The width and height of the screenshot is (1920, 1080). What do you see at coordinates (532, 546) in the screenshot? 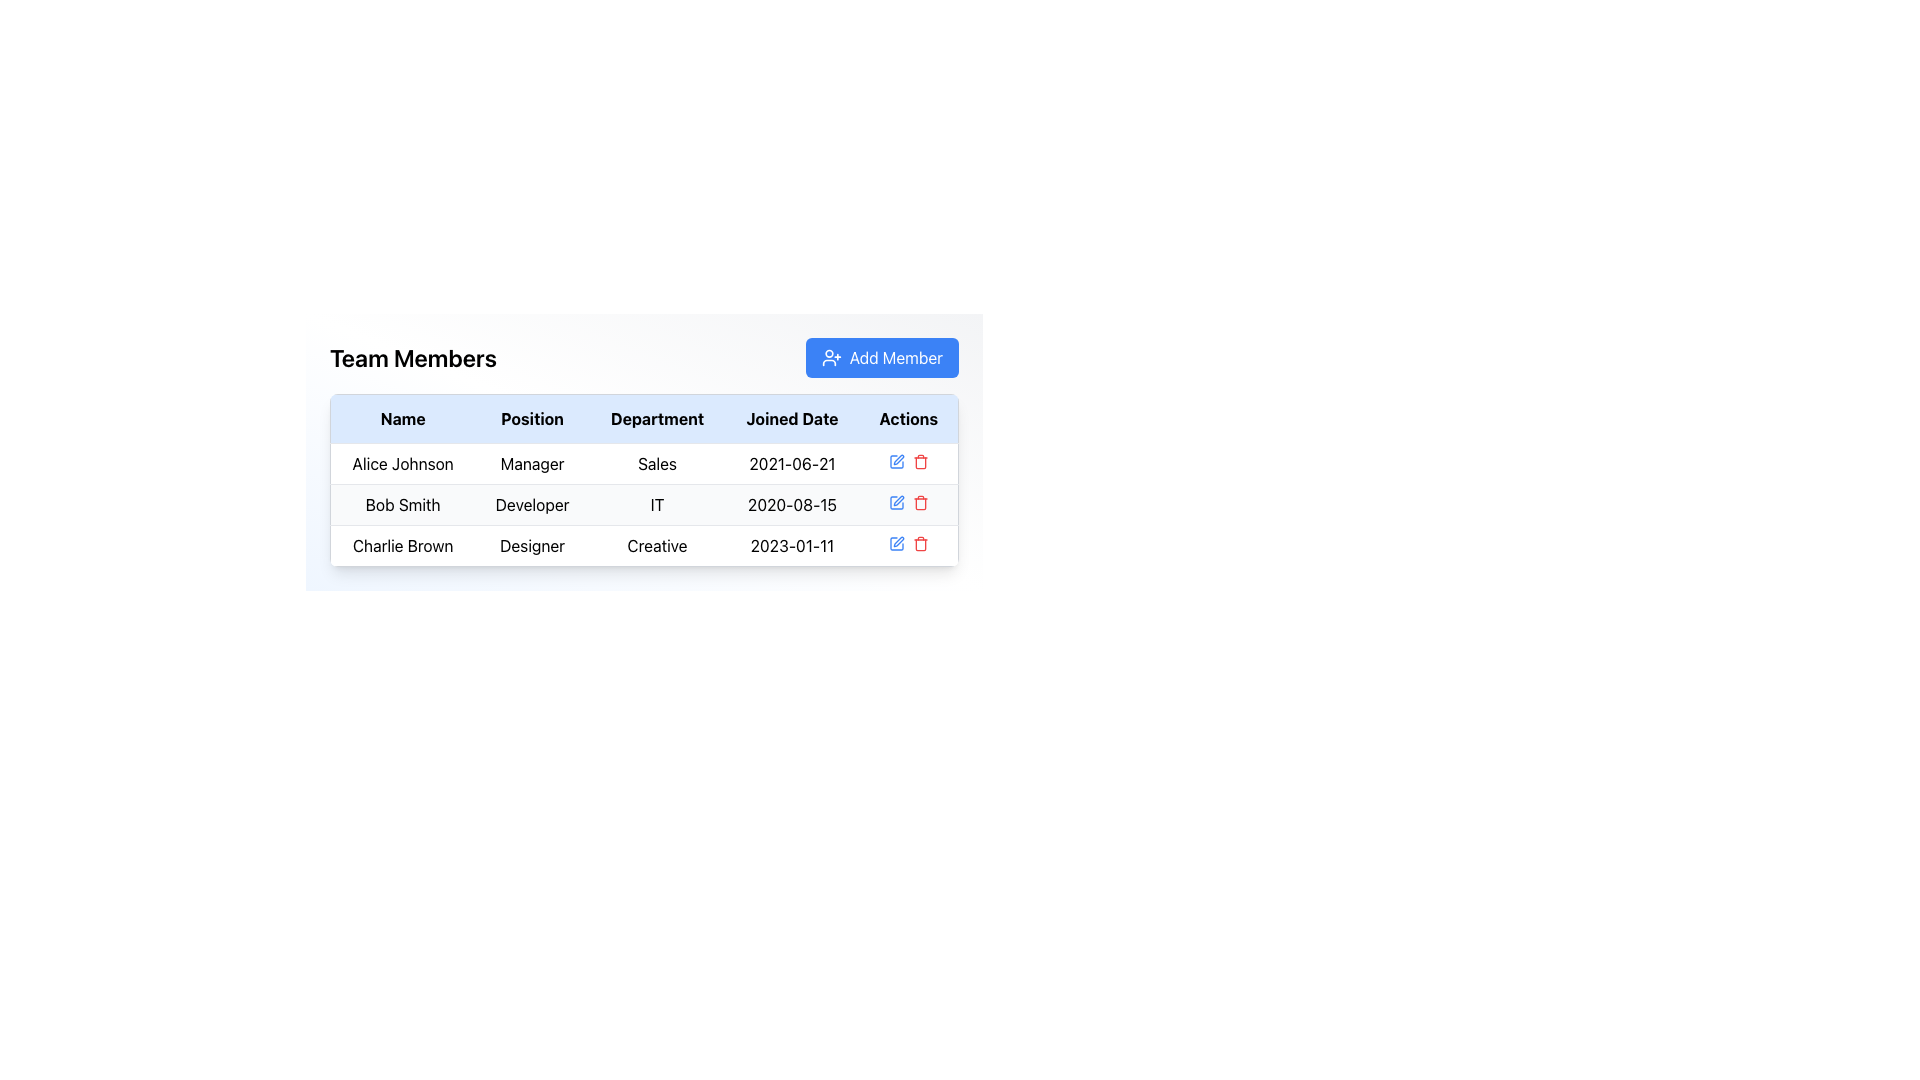
I see `the Text Label indicating the job position of 'Charlie Brown', located in the cell under the 'Position' column` at bounding box center [532, 546].